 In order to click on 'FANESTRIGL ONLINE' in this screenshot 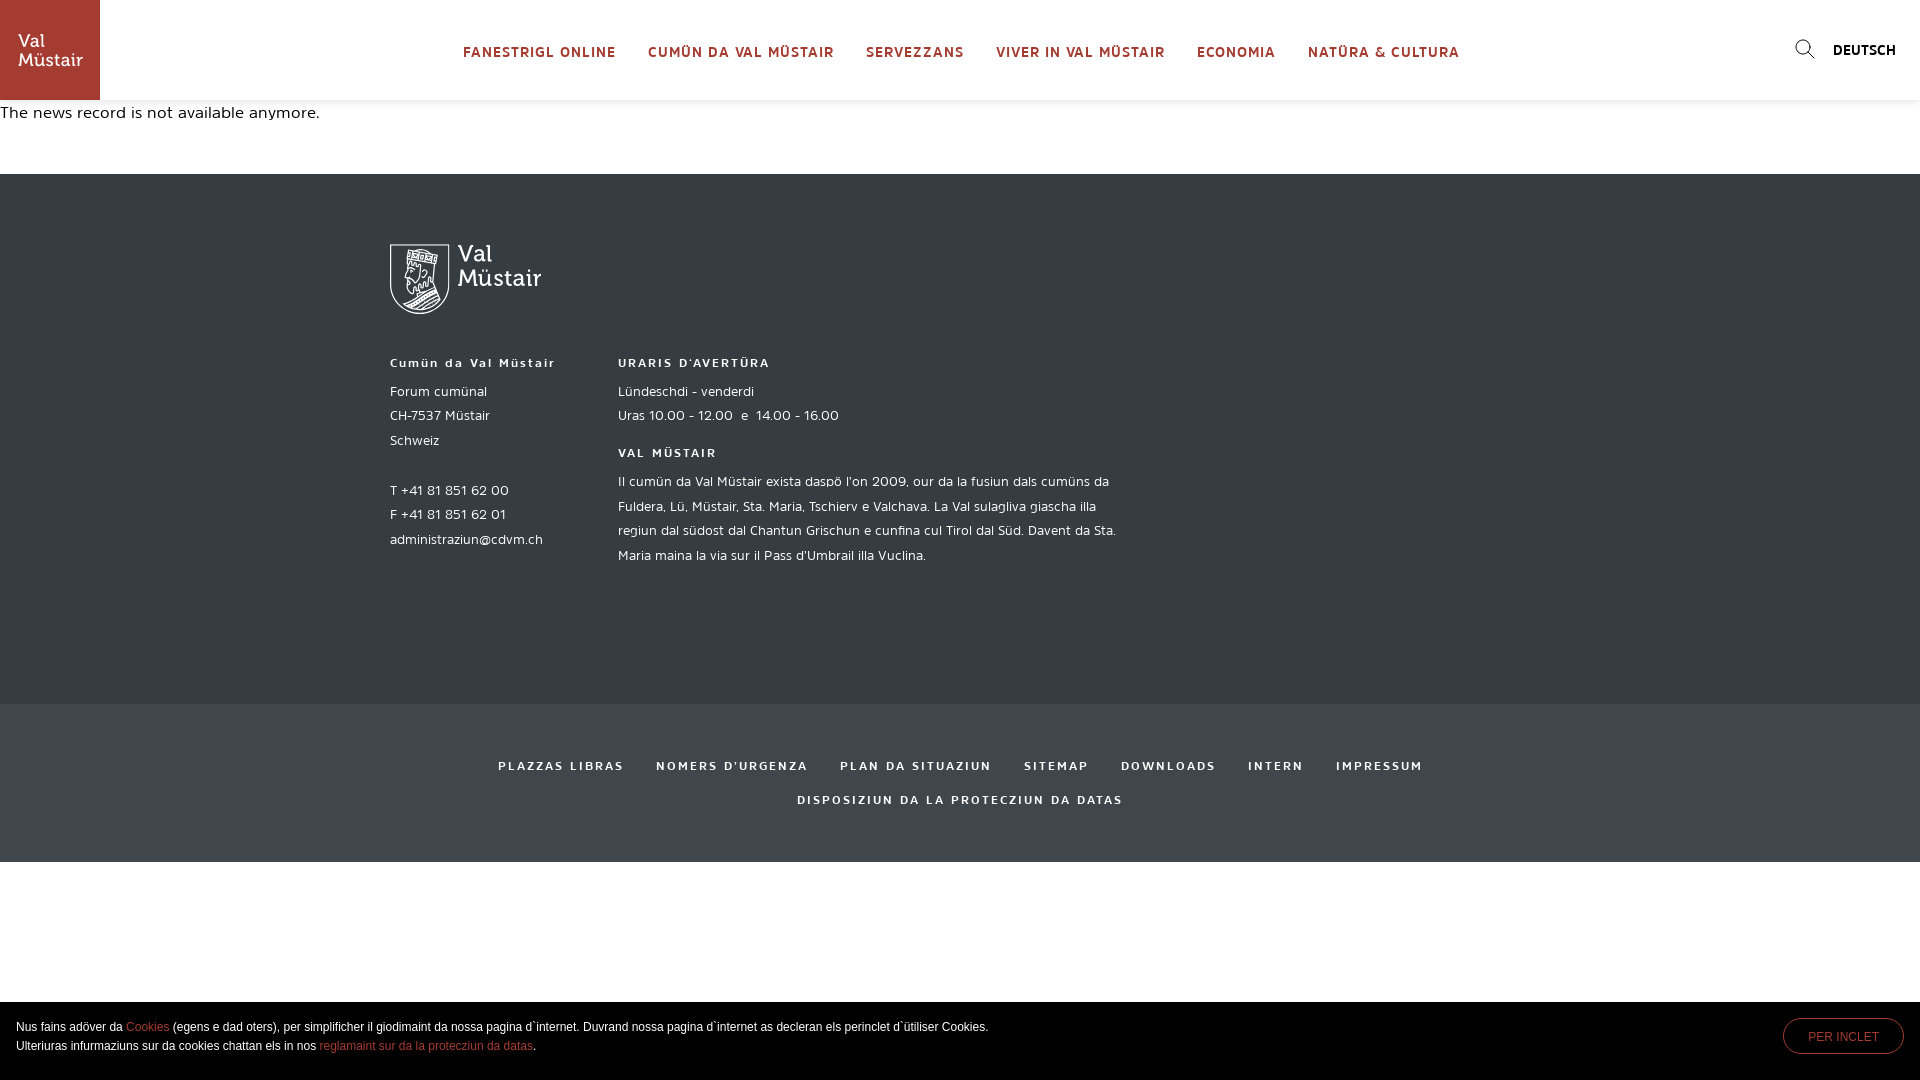, I will do `click(445, 49)`.